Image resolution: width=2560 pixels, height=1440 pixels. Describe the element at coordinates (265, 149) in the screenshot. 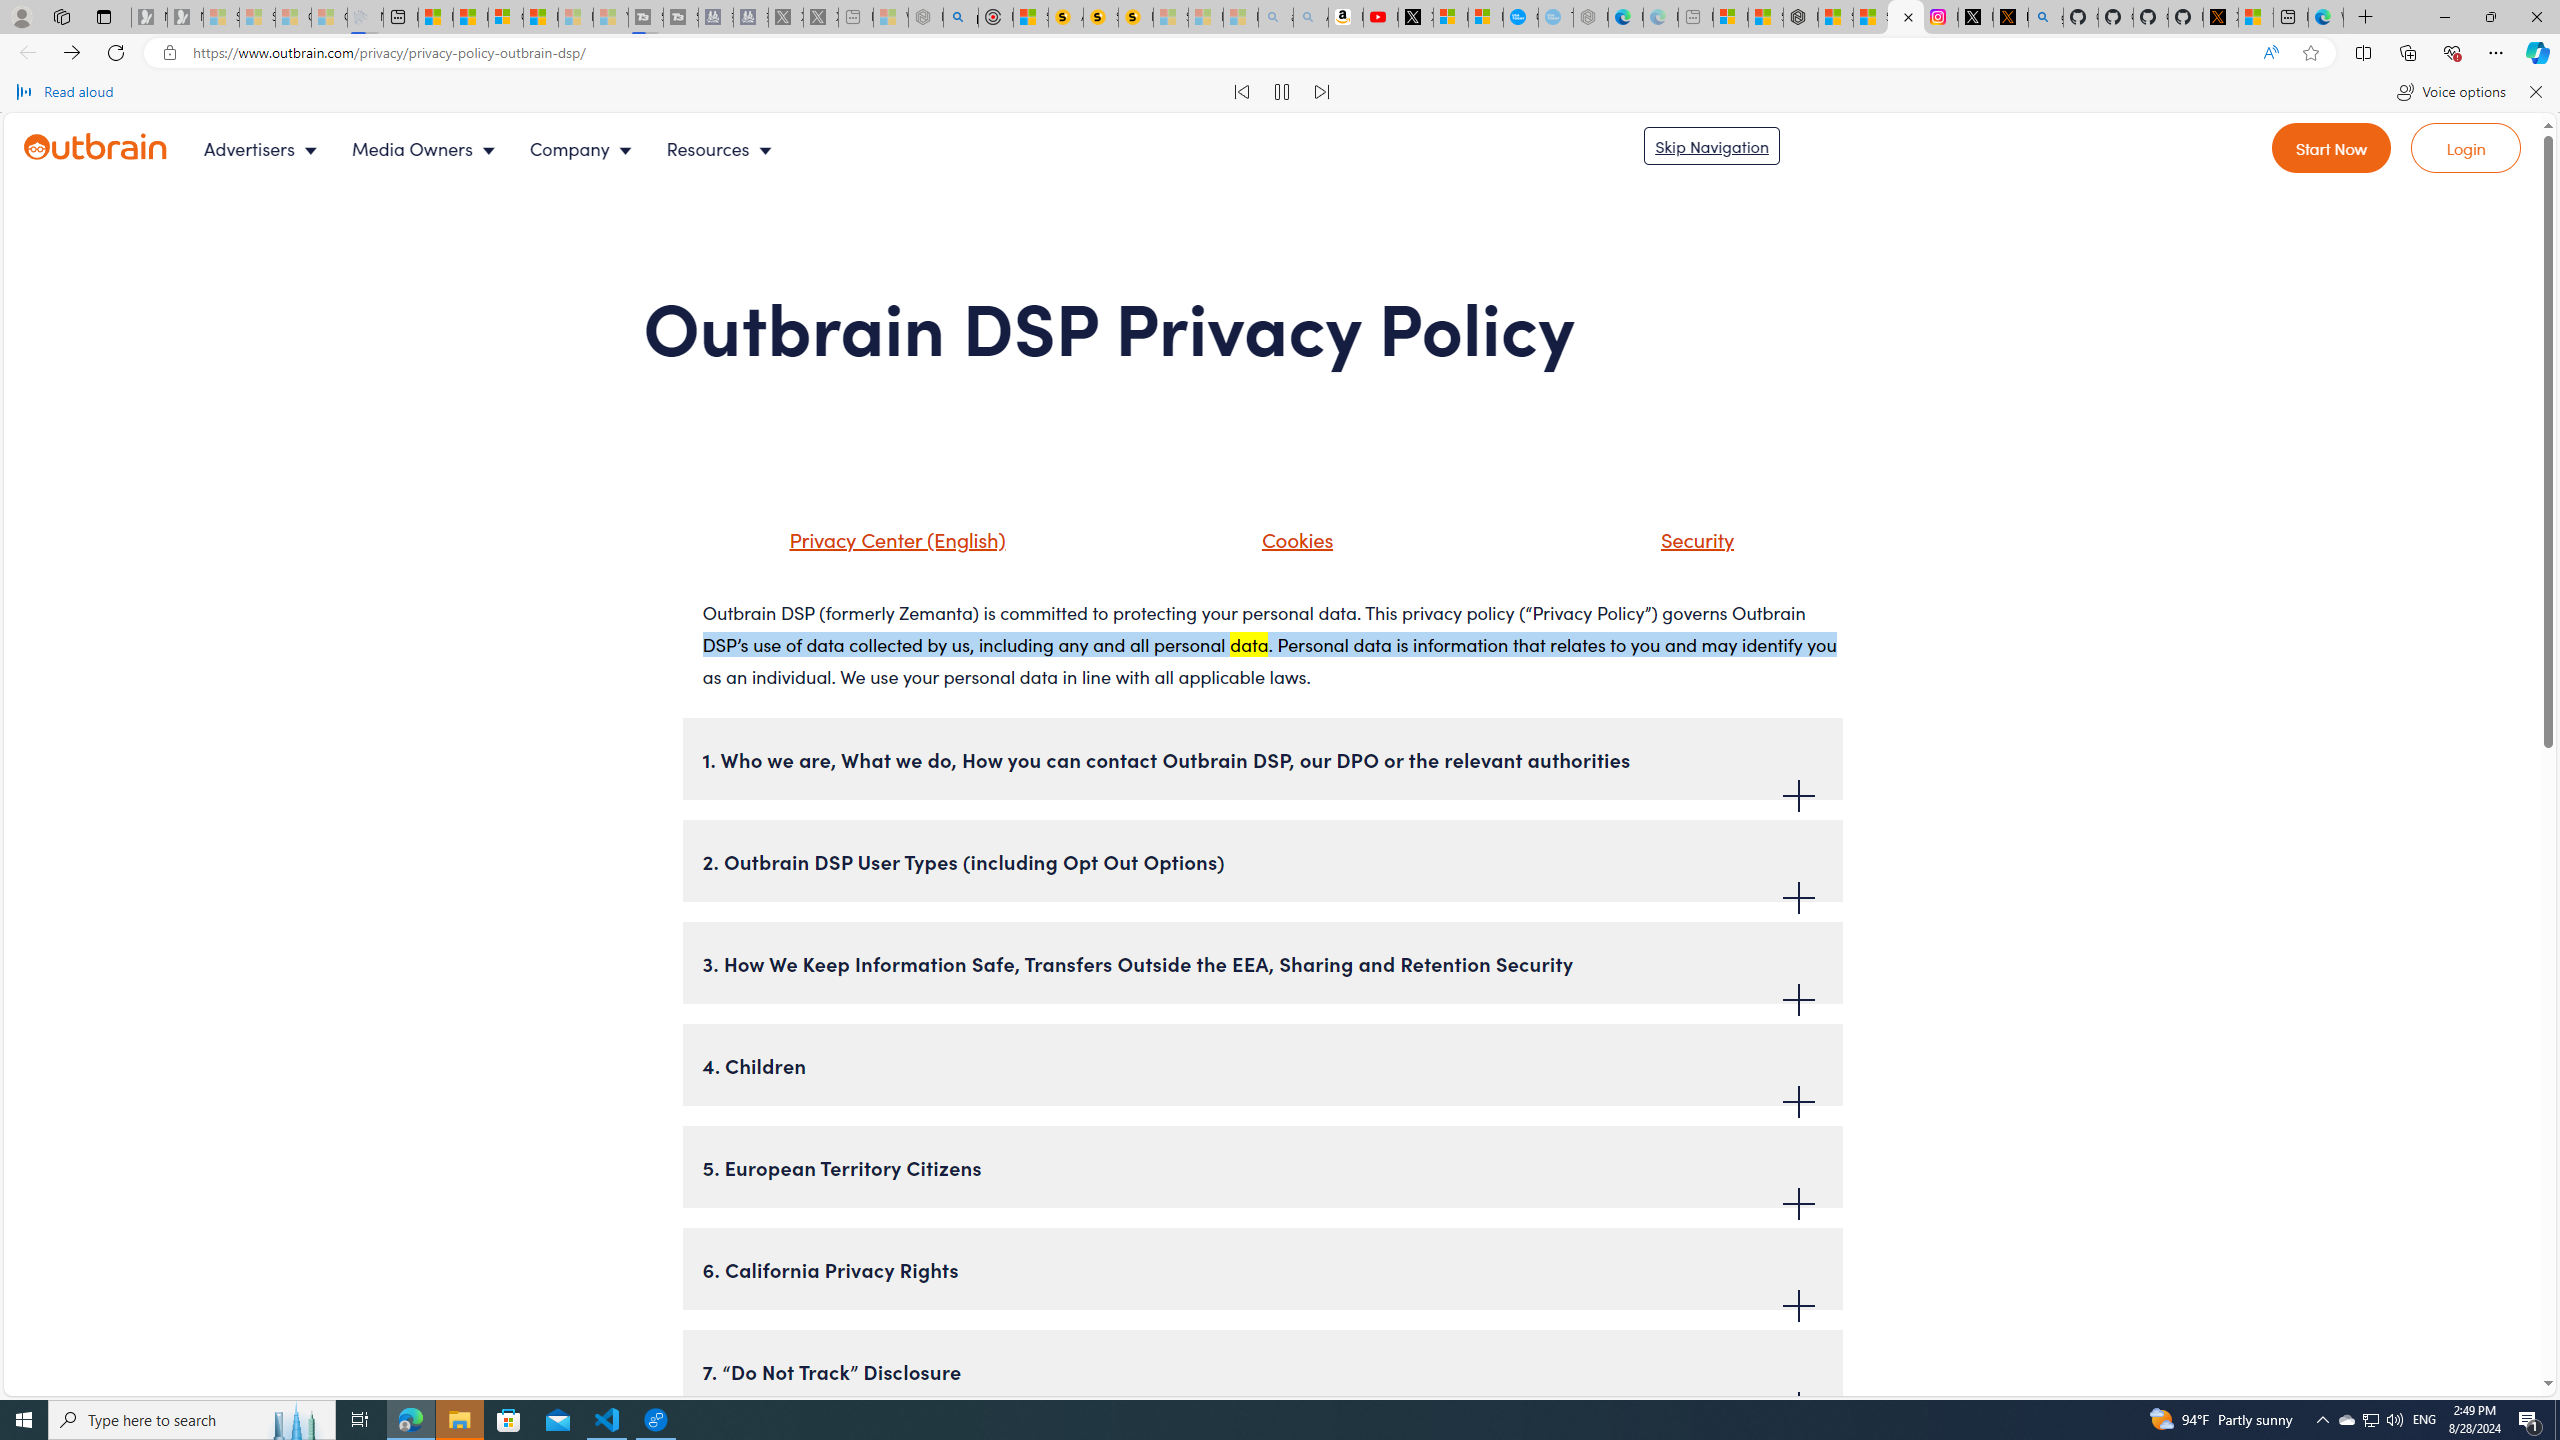

I see `'Advertisers'` at that location.